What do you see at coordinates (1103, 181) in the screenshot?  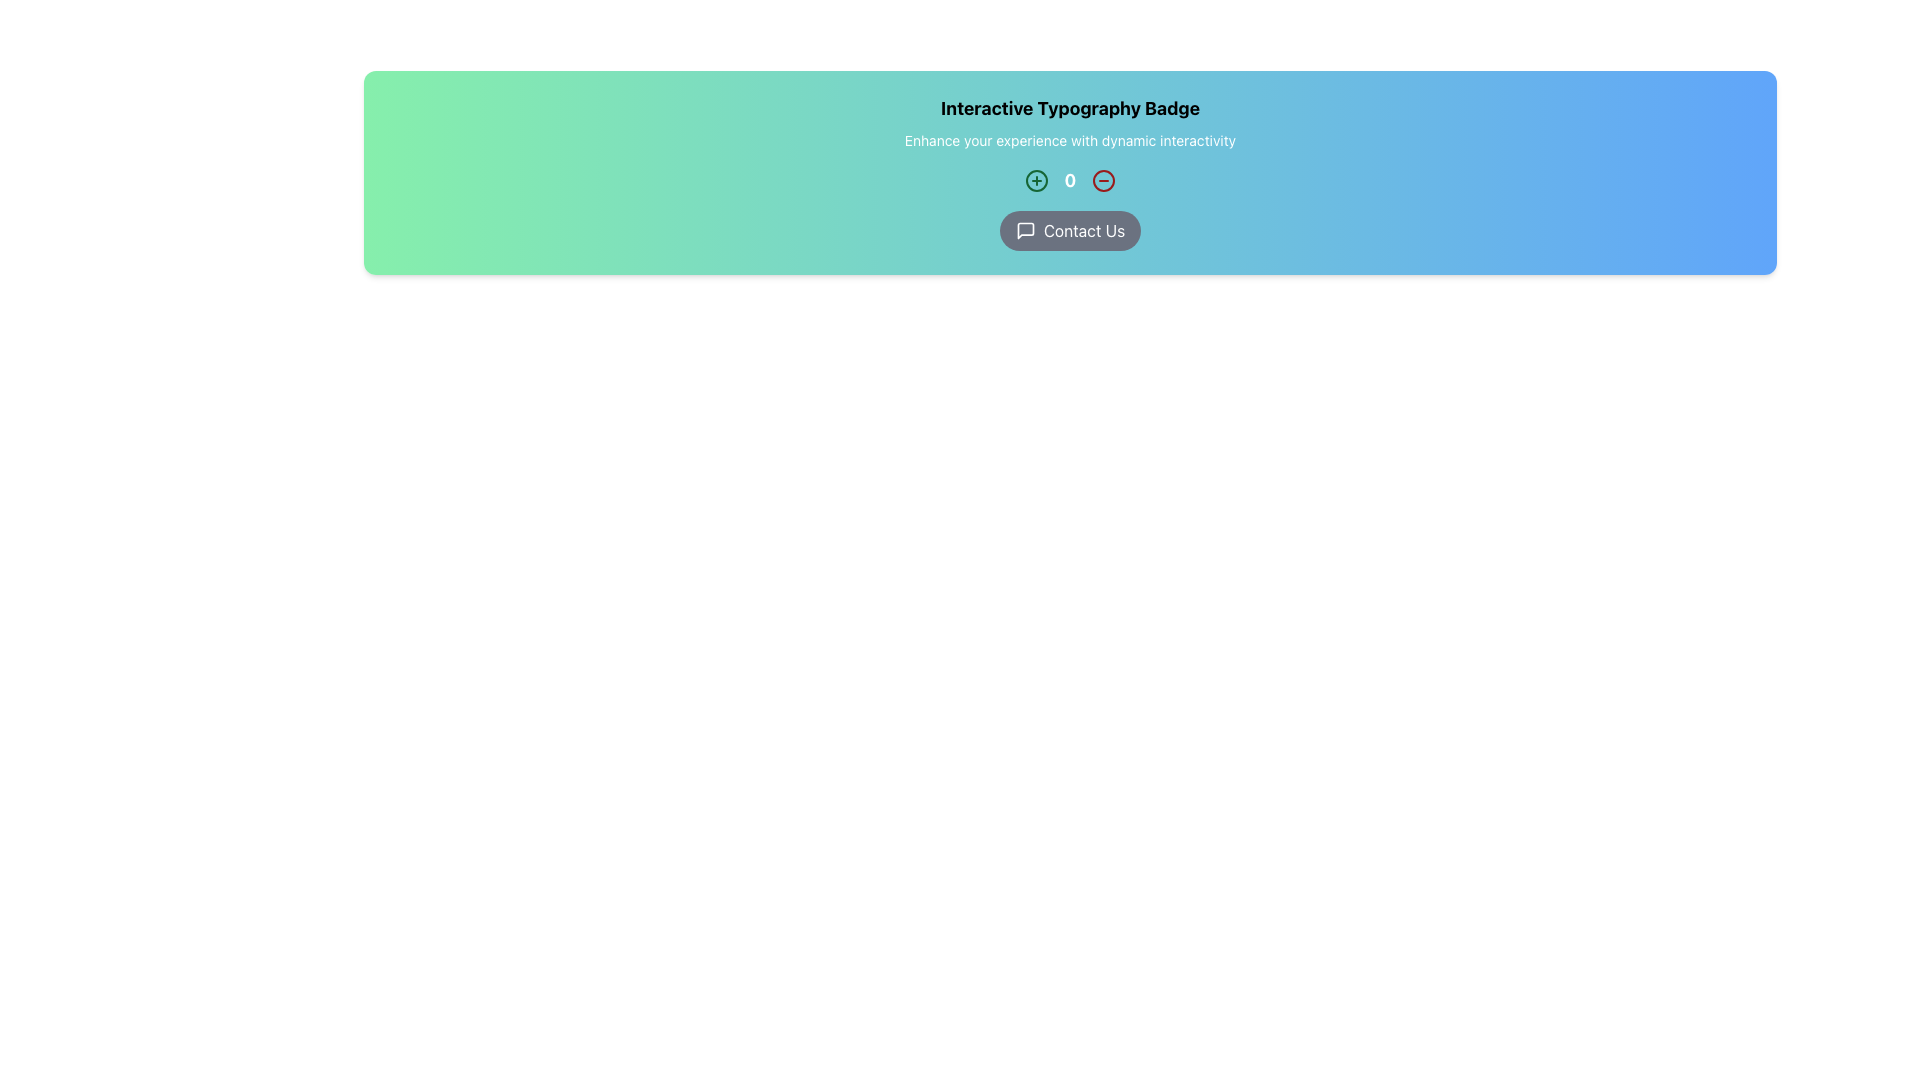 I see `the outer SVG circle graphic element located to the right of a horizontal row of graphical and textual elements, which symbolizes a negative indicator` at bounding box center [1103, 181].